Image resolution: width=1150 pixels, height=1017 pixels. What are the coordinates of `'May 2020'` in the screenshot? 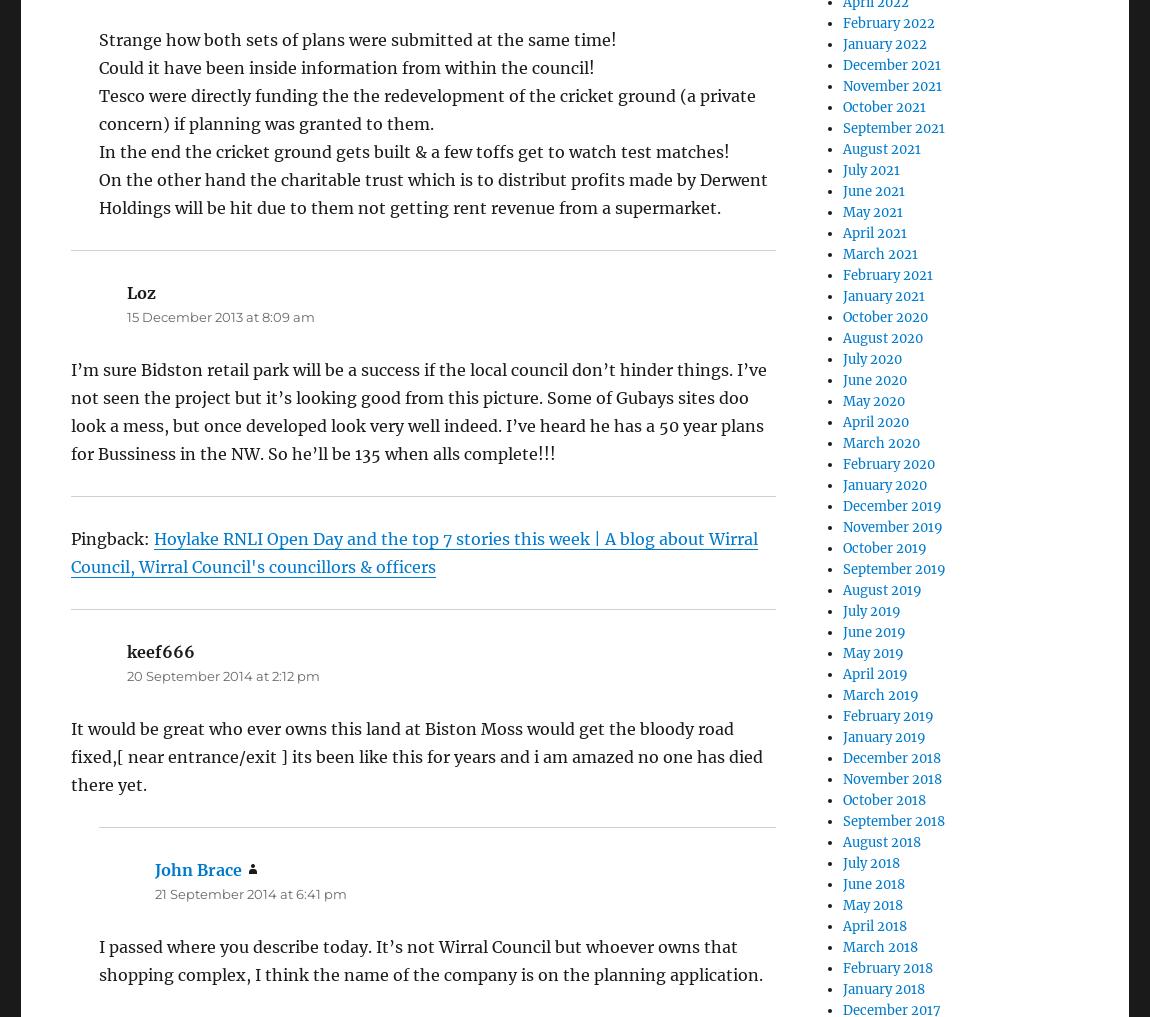 It's located at (874, 401).